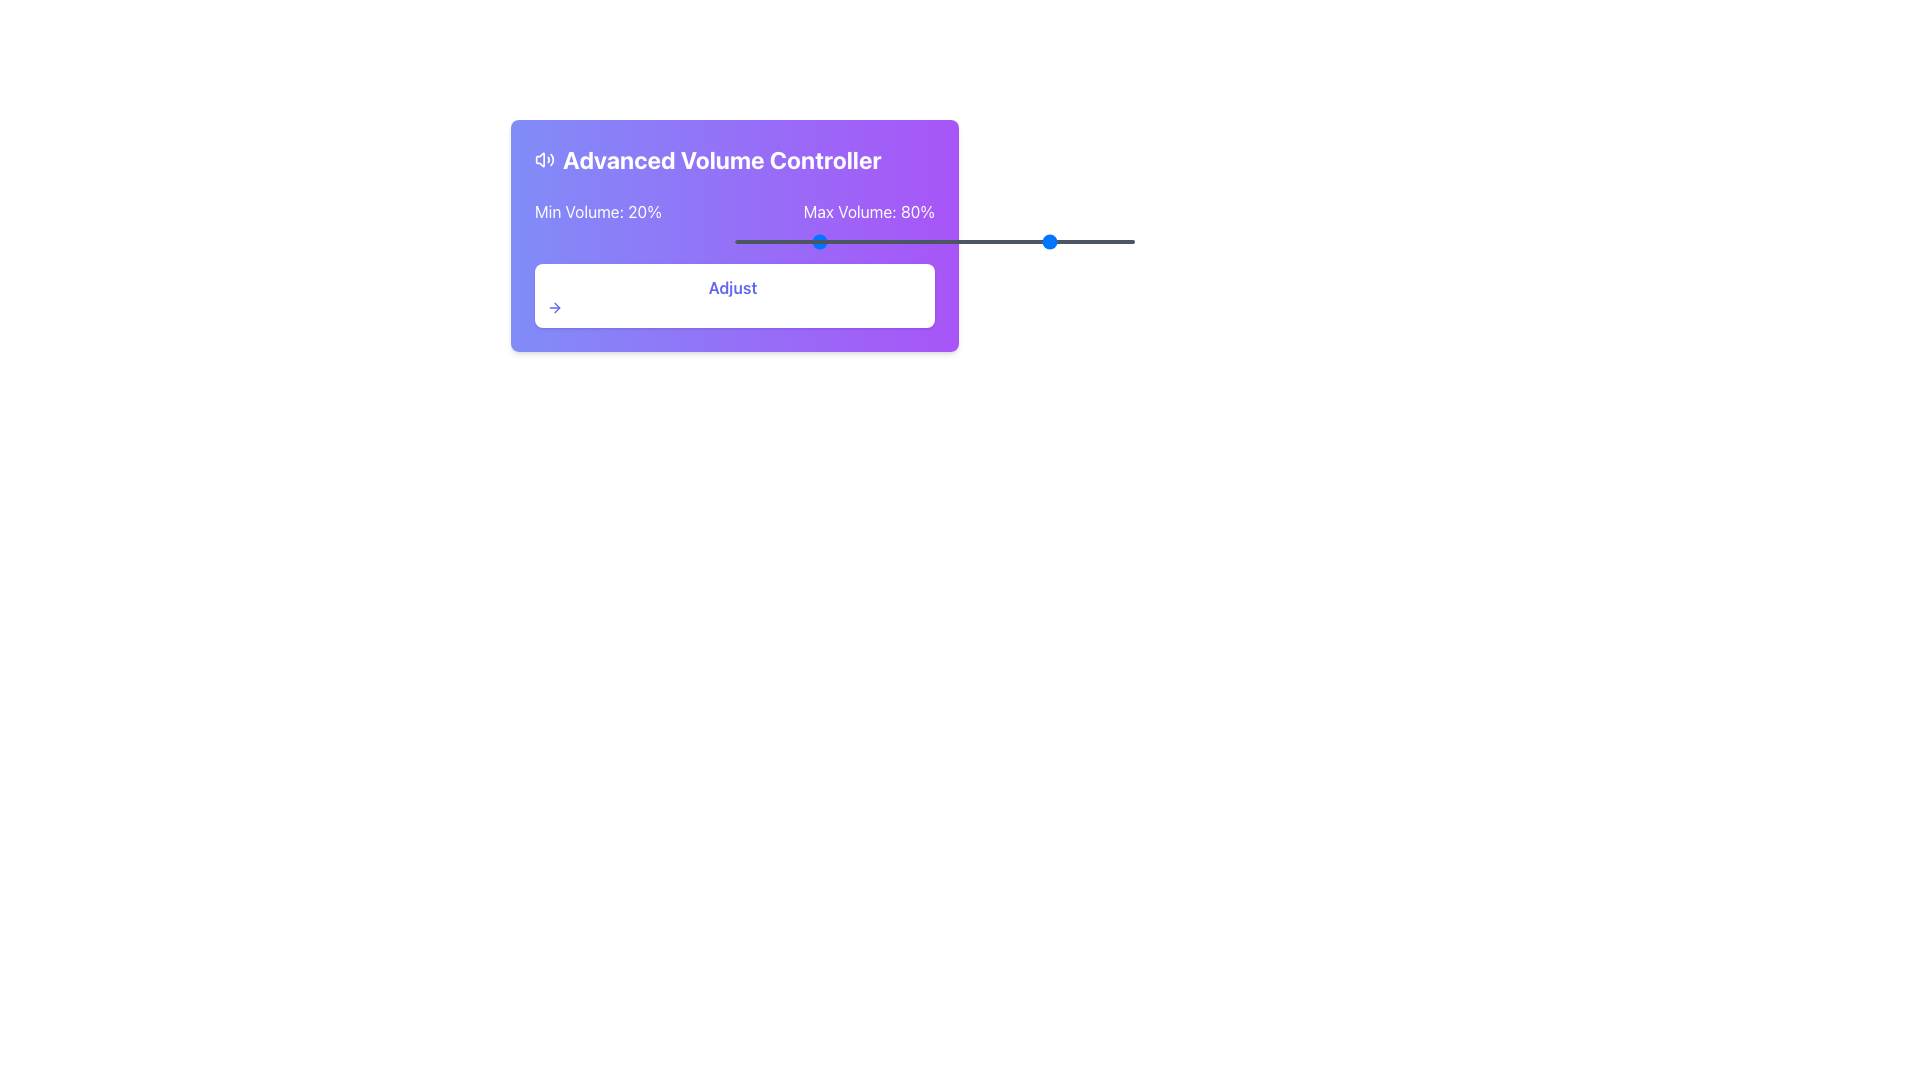 This screenshot has height=1080, width=1920. What do you see at coordinates (733, 296) in the screenshot?
I see `the 'Adjust' button with indigo blue text, located in the 'Advanced Volume Controller' section` at bounding box center [733, 296].